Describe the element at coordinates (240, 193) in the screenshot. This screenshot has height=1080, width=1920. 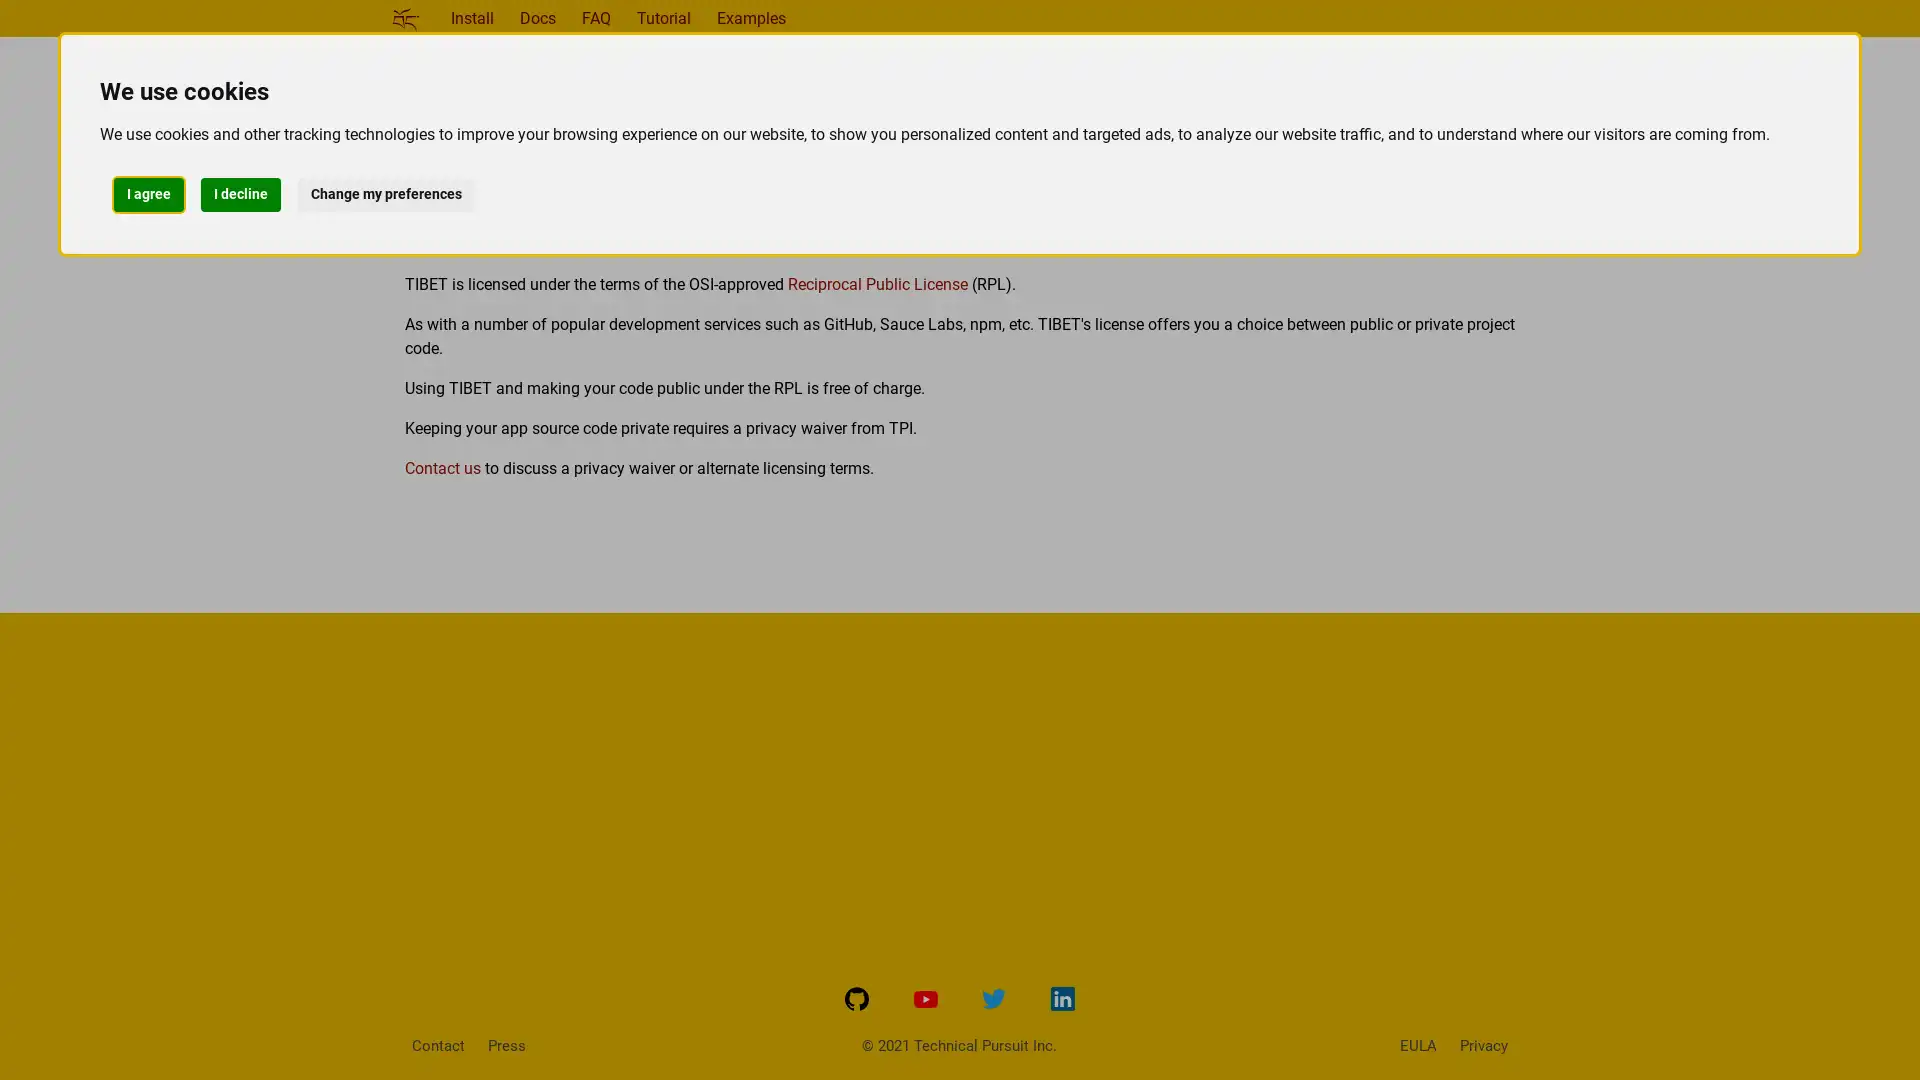
I see `I decline` at that location.